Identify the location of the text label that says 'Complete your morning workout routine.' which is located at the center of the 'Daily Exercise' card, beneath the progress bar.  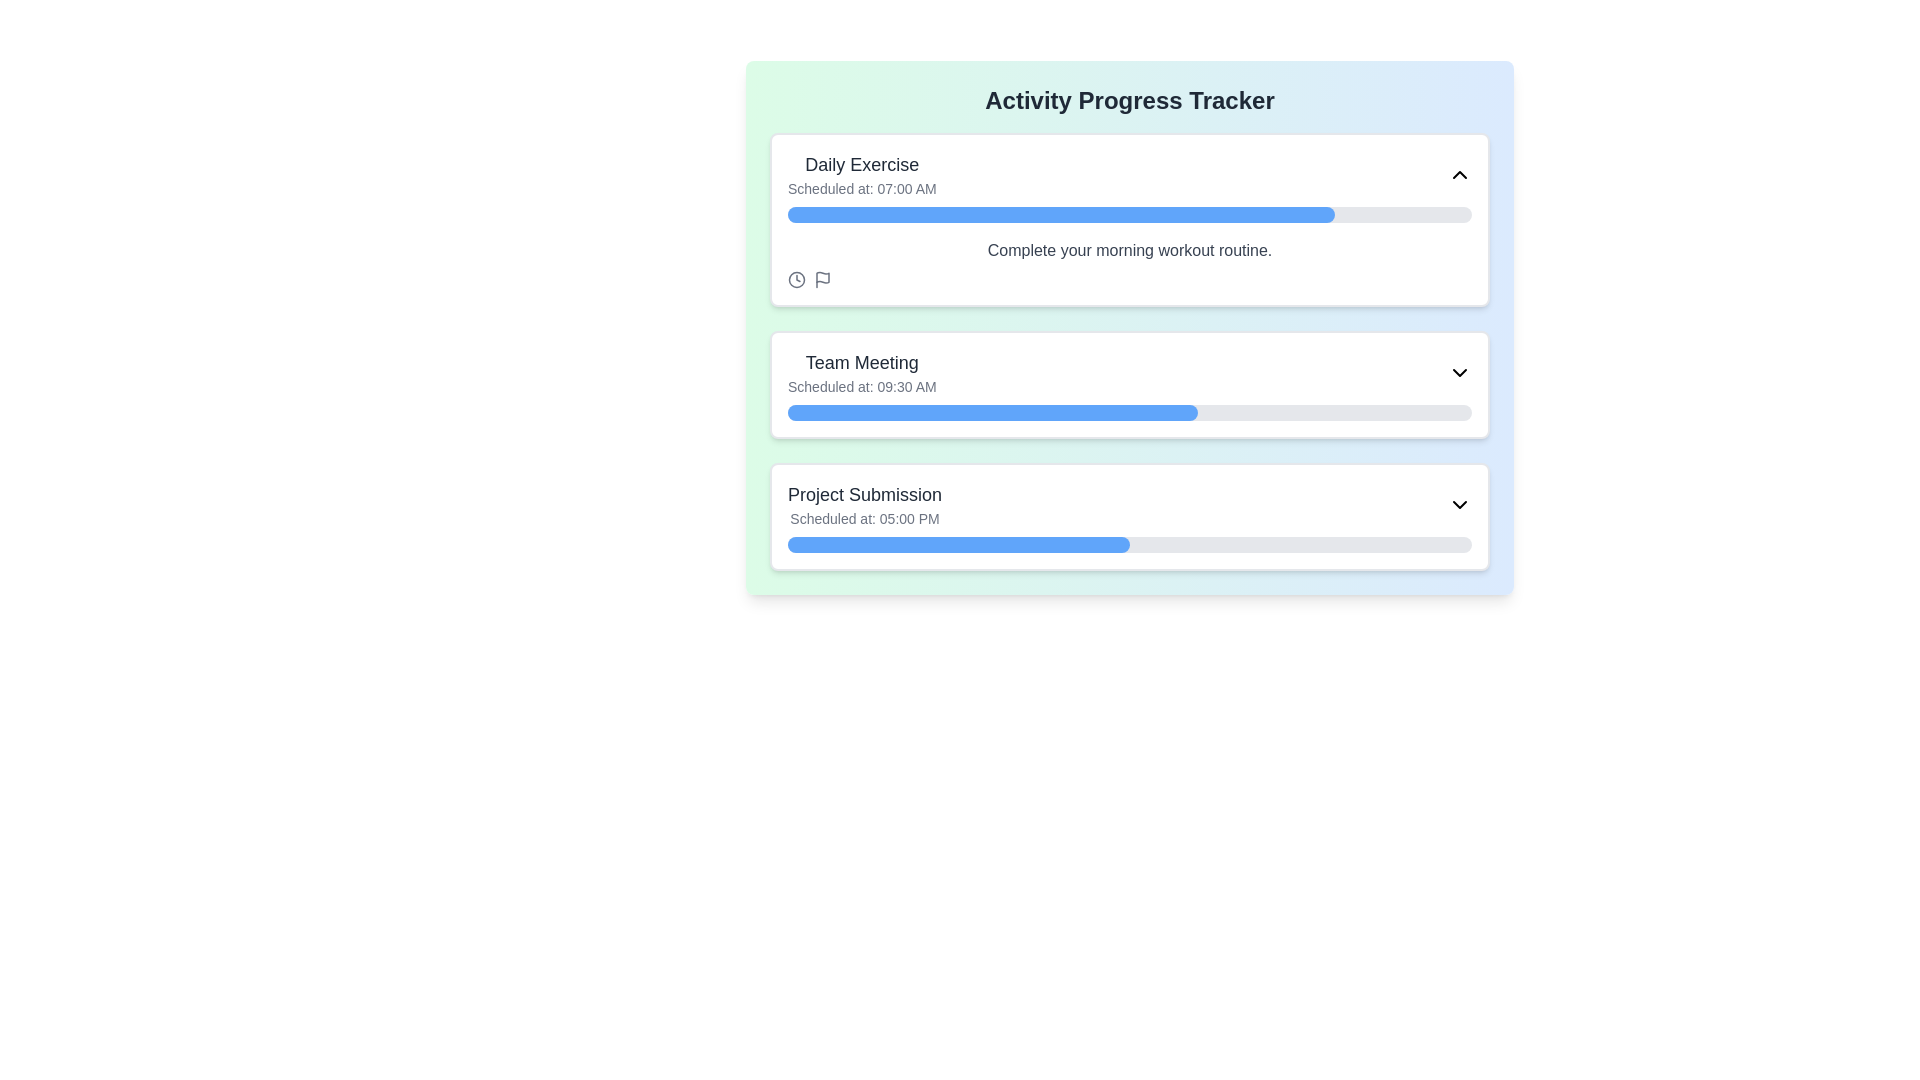
(1129, 249).